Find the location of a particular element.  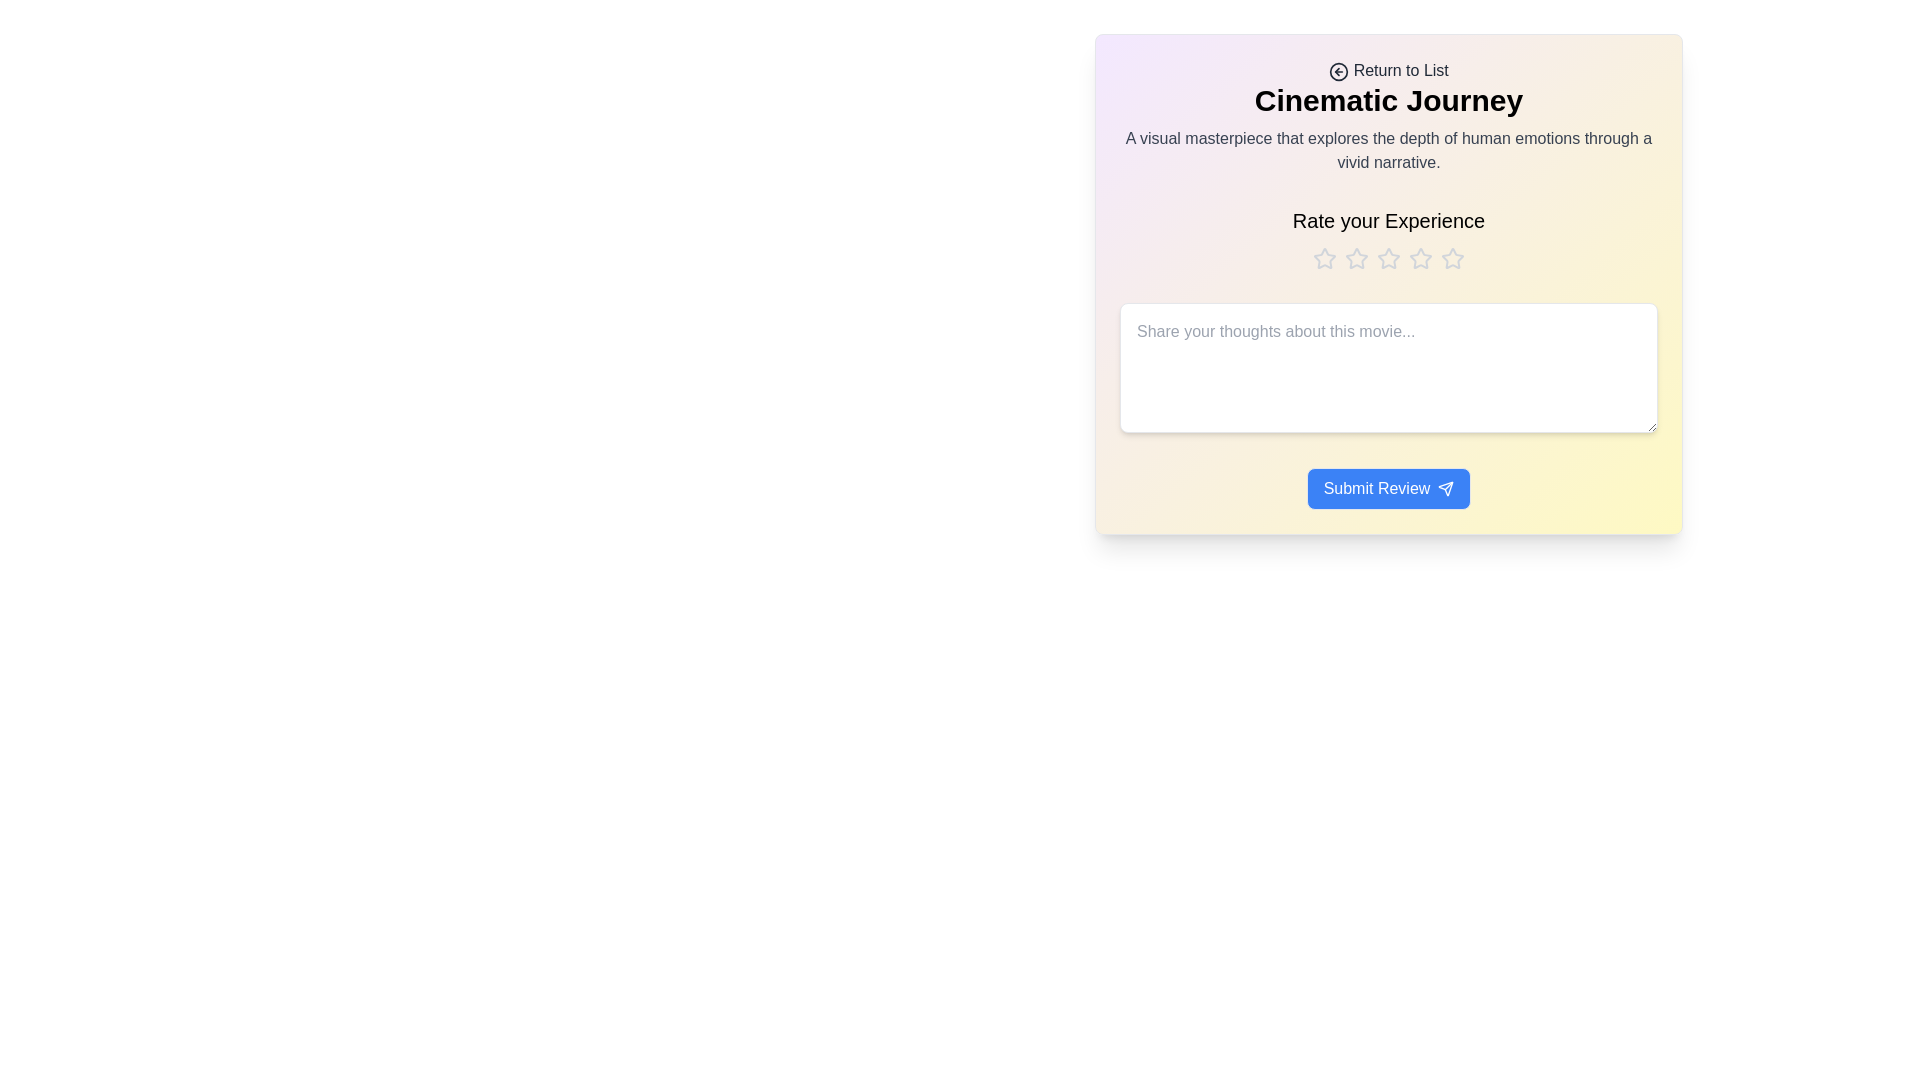

the fourth rating star in the 'Rate your Experience' section under 'Cinematic Journey' to observe the scaling effect is located at coordinates (1419, 257).